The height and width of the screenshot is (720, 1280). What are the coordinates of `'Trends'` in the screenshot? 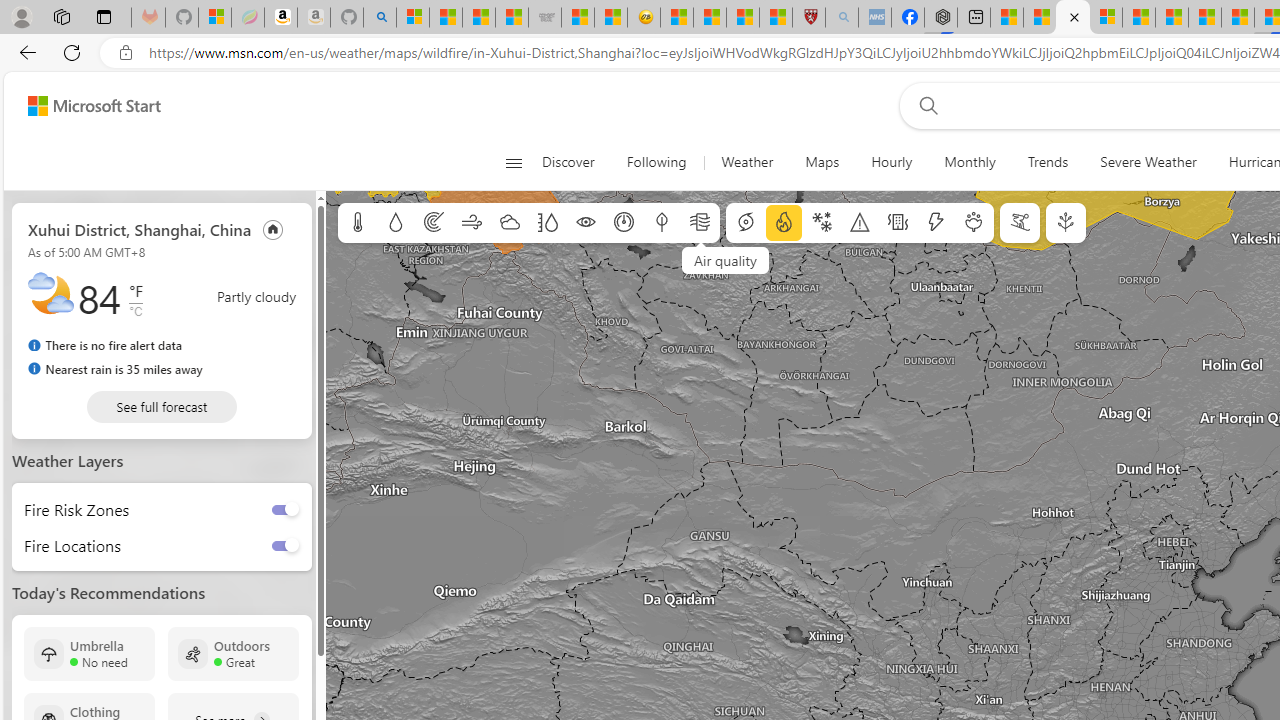 It's located at (1047, 162).